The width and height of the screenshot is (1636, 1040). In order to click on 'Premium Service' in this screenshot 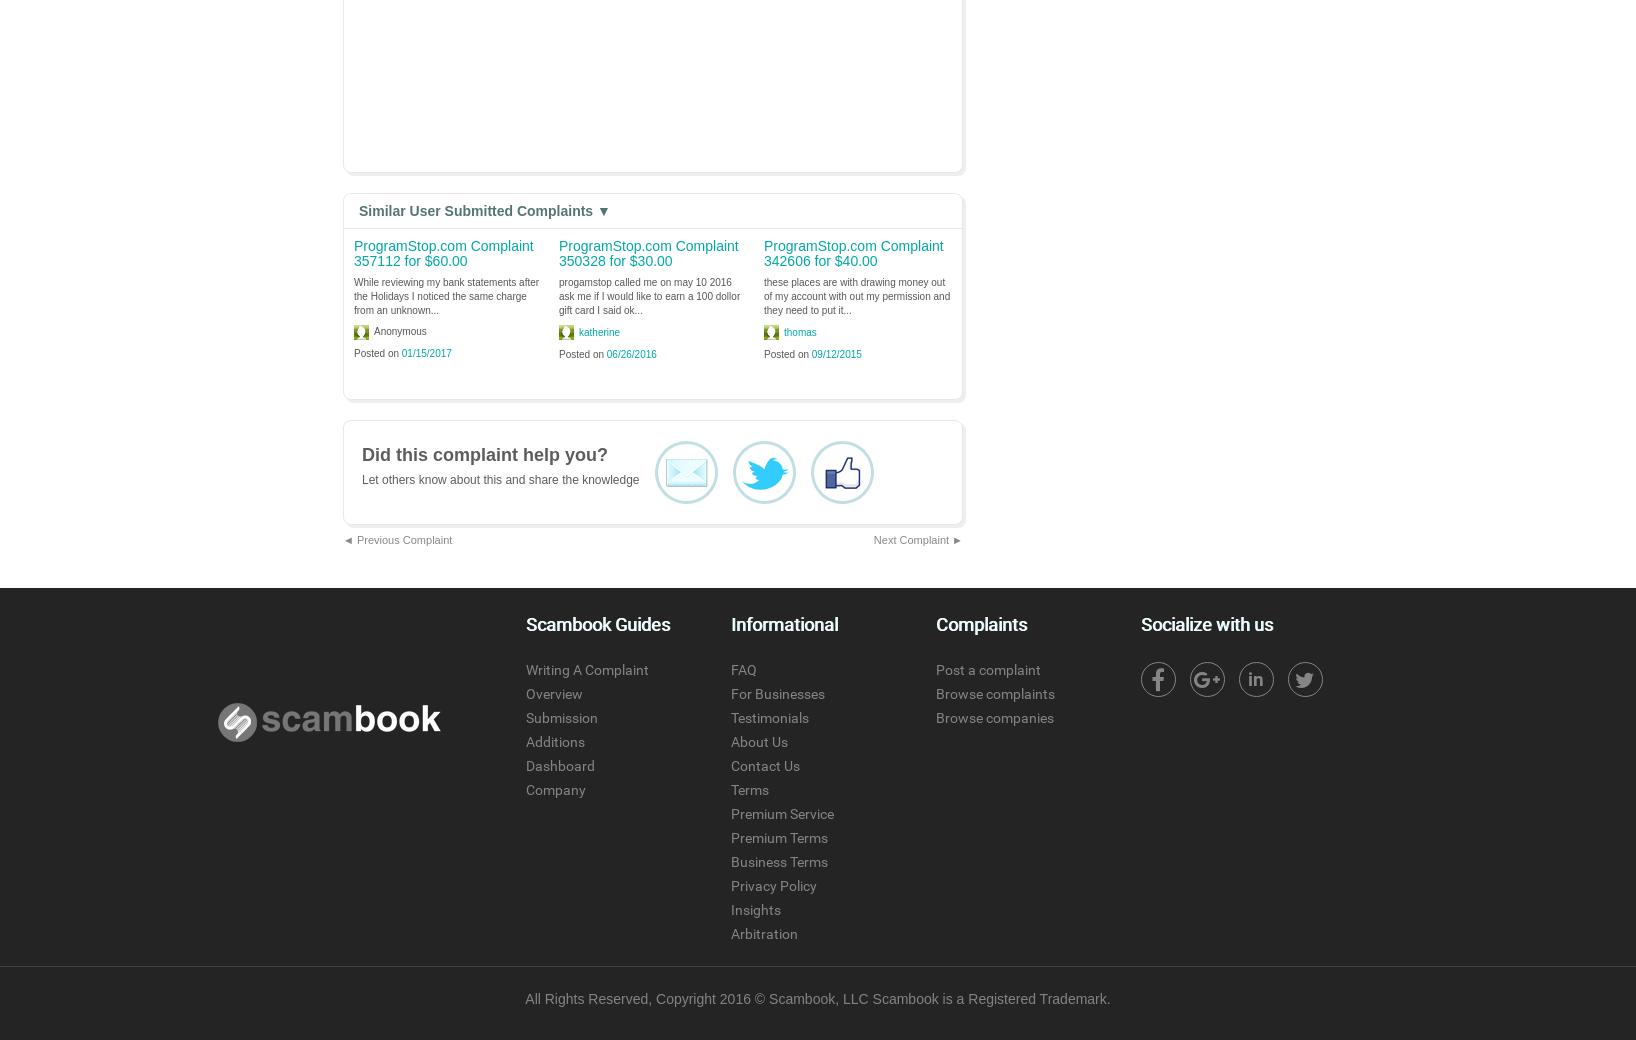, I will do `click(781, 813)`.